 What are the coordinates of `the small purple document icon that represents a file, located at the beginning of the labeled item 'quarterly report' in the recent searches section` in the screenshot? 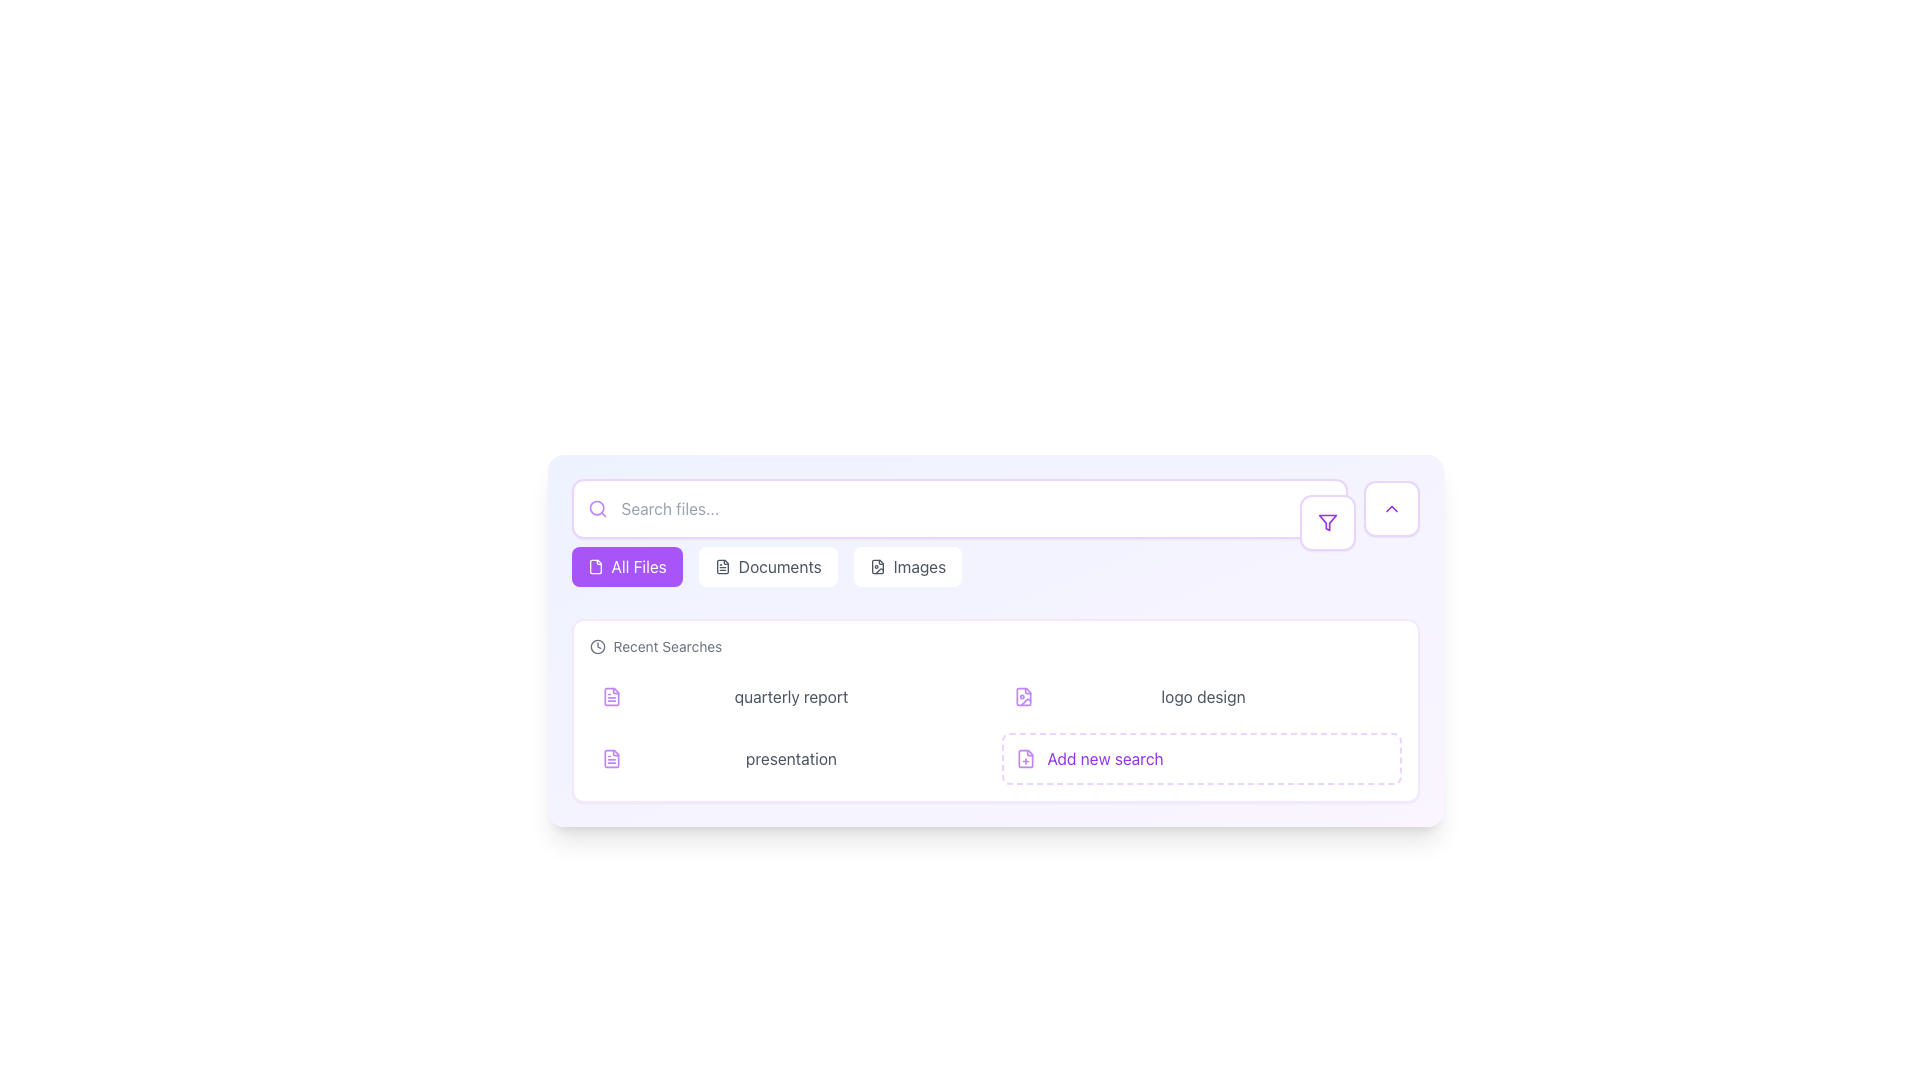 It's located at (610, 696).